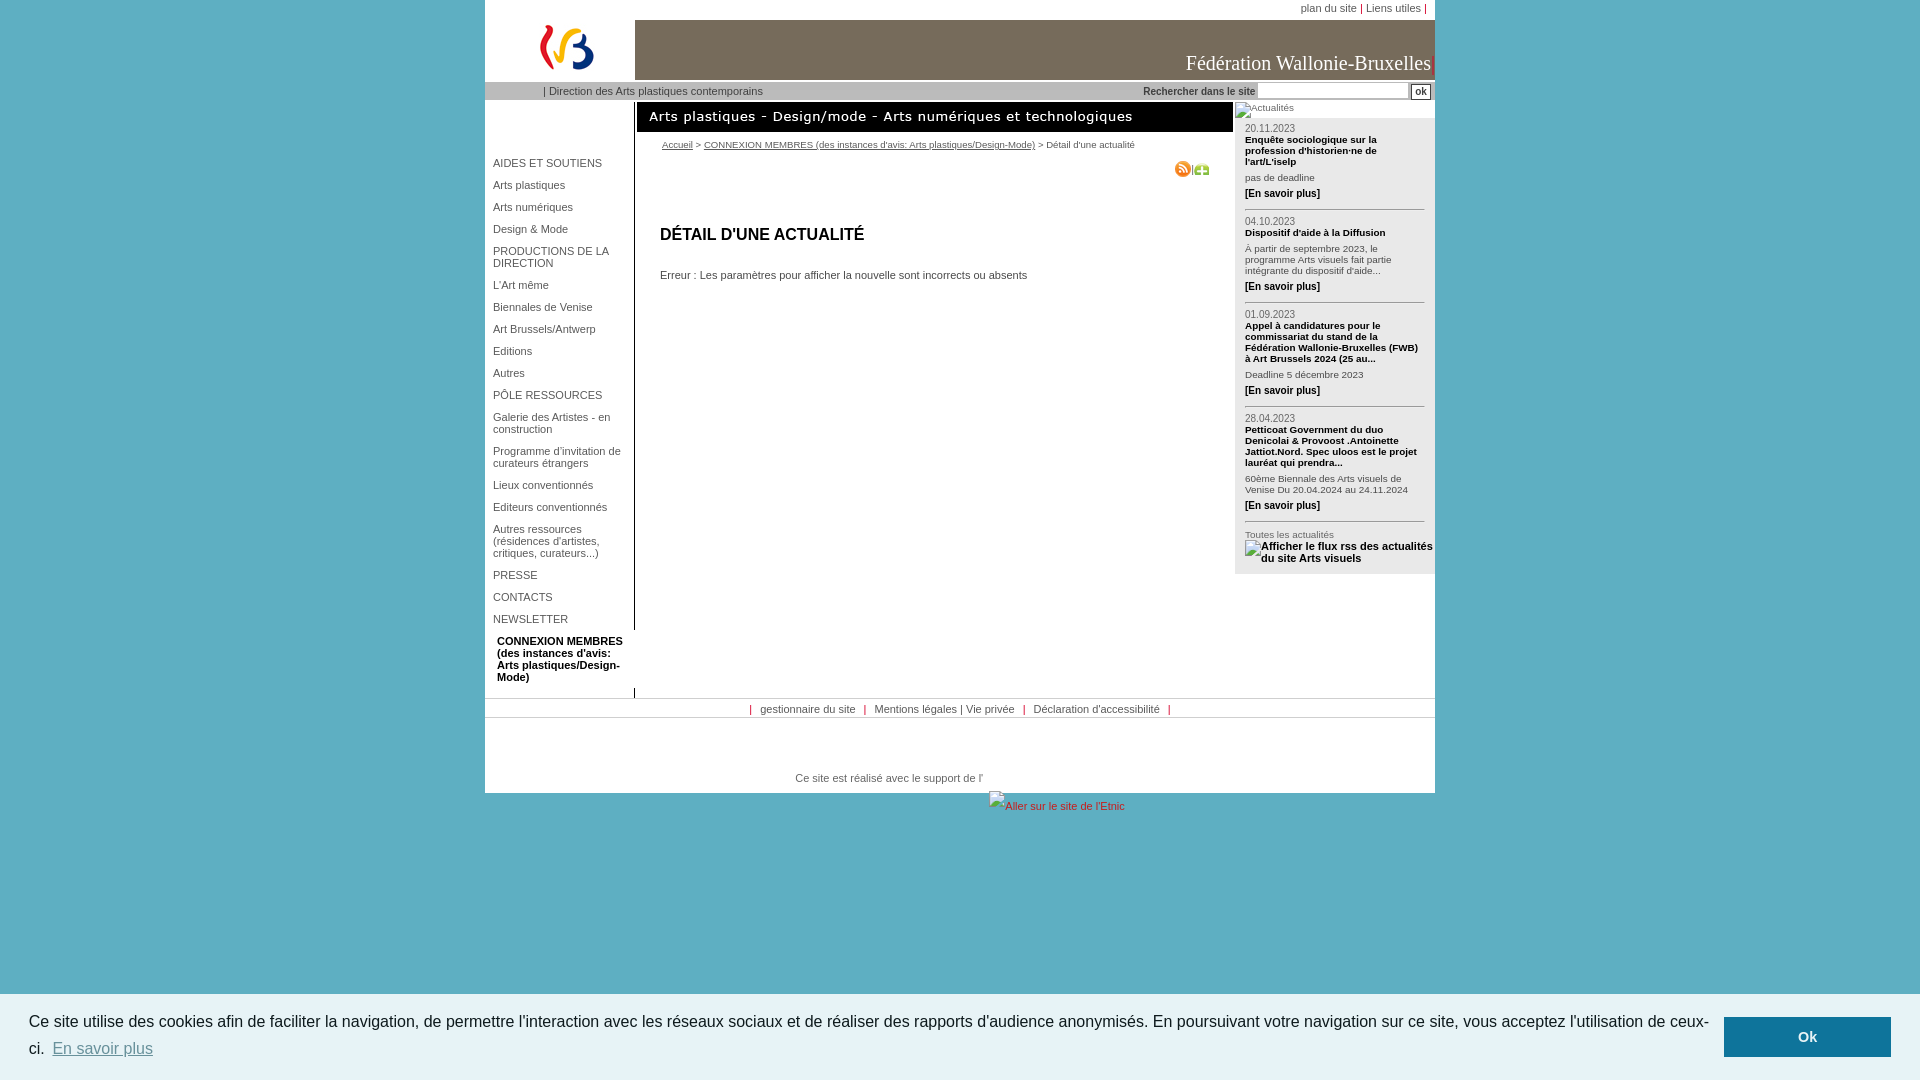 The height and width of the screenshot is (1080, 1920). What do you see at coordinates (489, 596) in the screenshot?
I see `'CONTACTS'` at bounding box center [489, 596].